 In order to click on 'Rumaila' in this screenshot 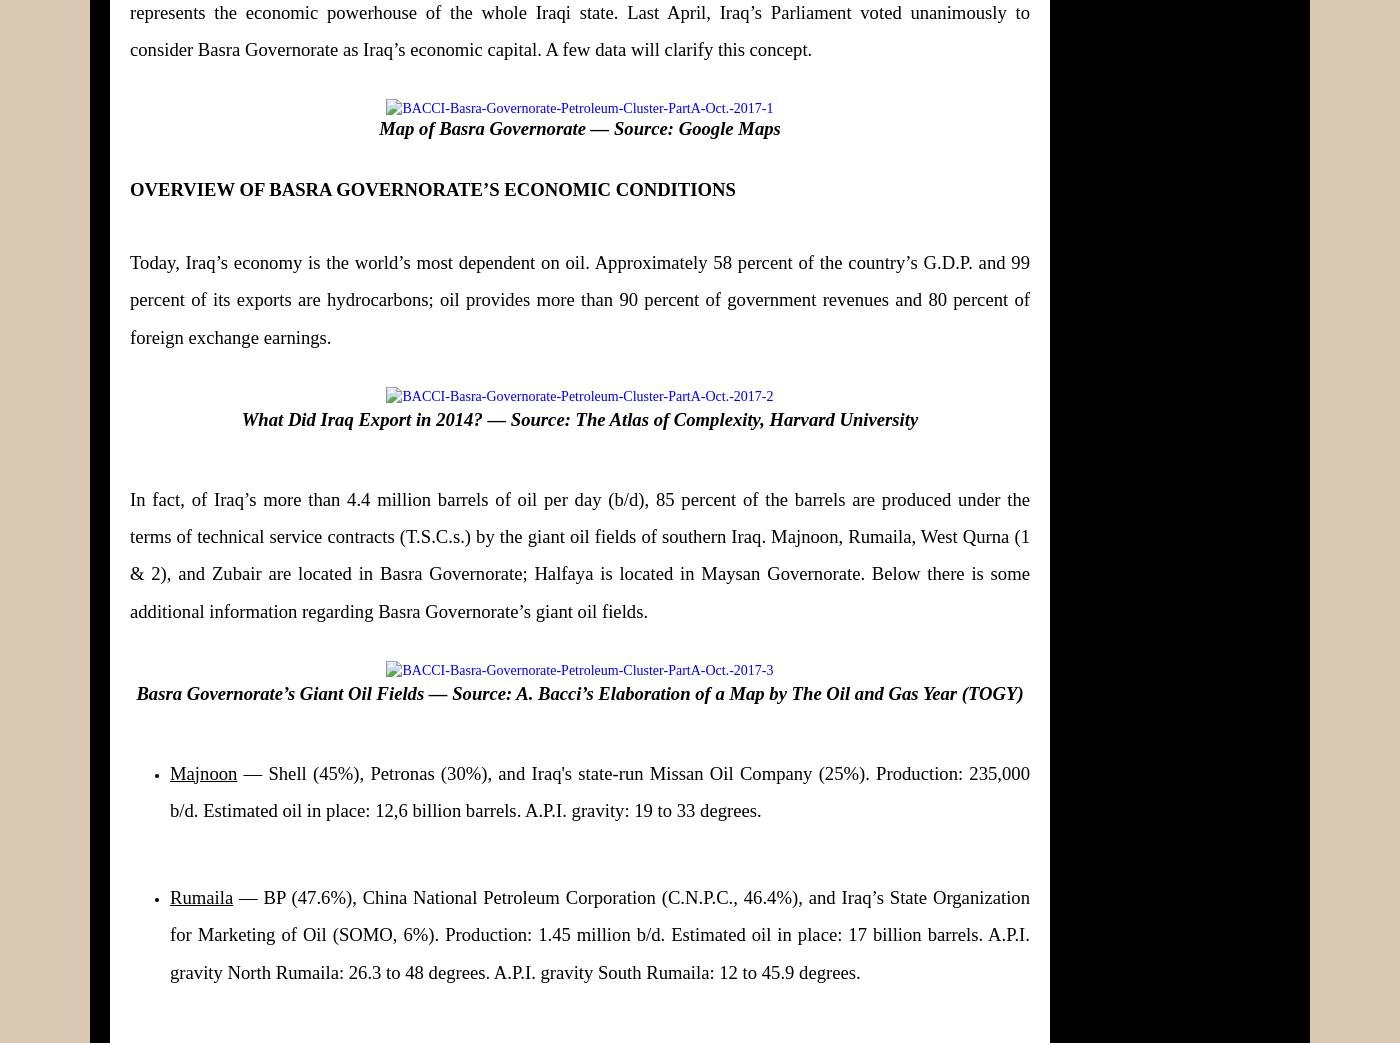, I will do `click(201, 896)`.